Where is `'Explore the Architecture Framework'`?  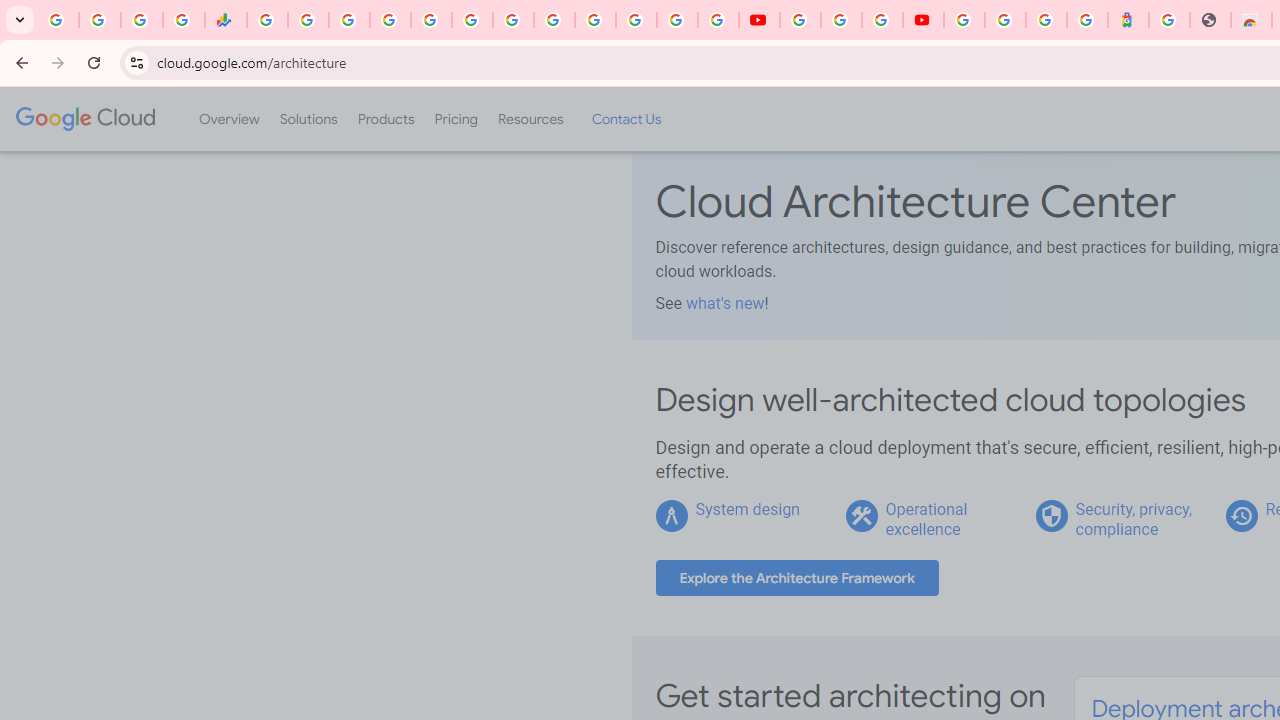
'Explore the Architecture Framework' is located at coordinates (796, 578).